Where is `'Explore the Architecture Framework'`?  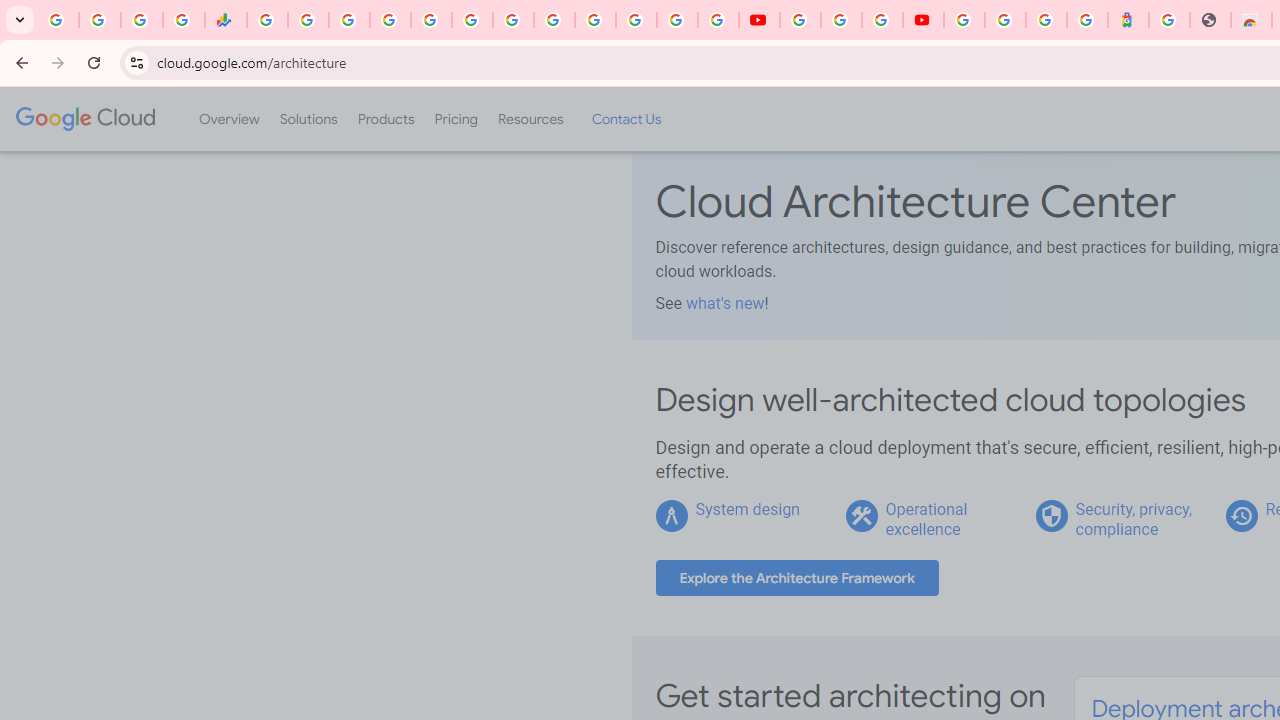
'Explore the Architecture Framework' is located at coordinates (796, 578).